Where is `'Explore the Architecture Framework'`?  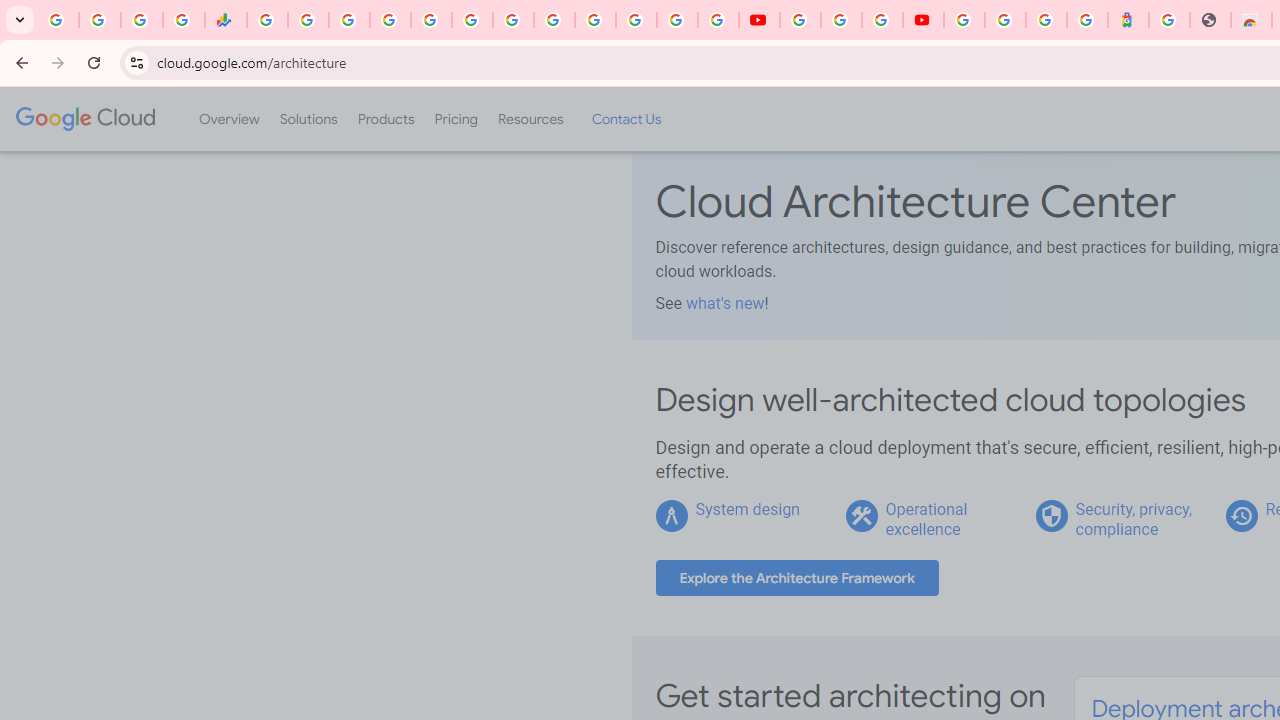
'Explore the Architecture Framework' is located at coordinates (796, 578).